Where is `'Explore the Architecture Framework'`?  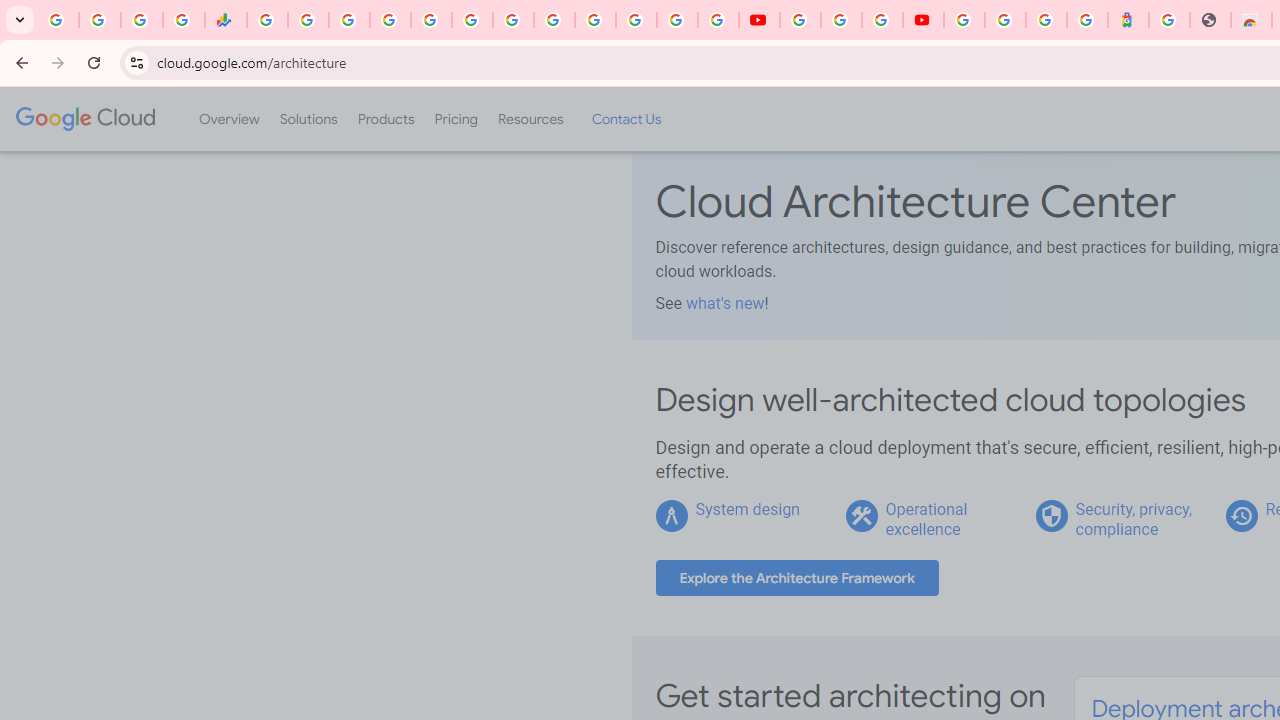
'Explore the Architecture Framework' is located at coordinates (796, 578).